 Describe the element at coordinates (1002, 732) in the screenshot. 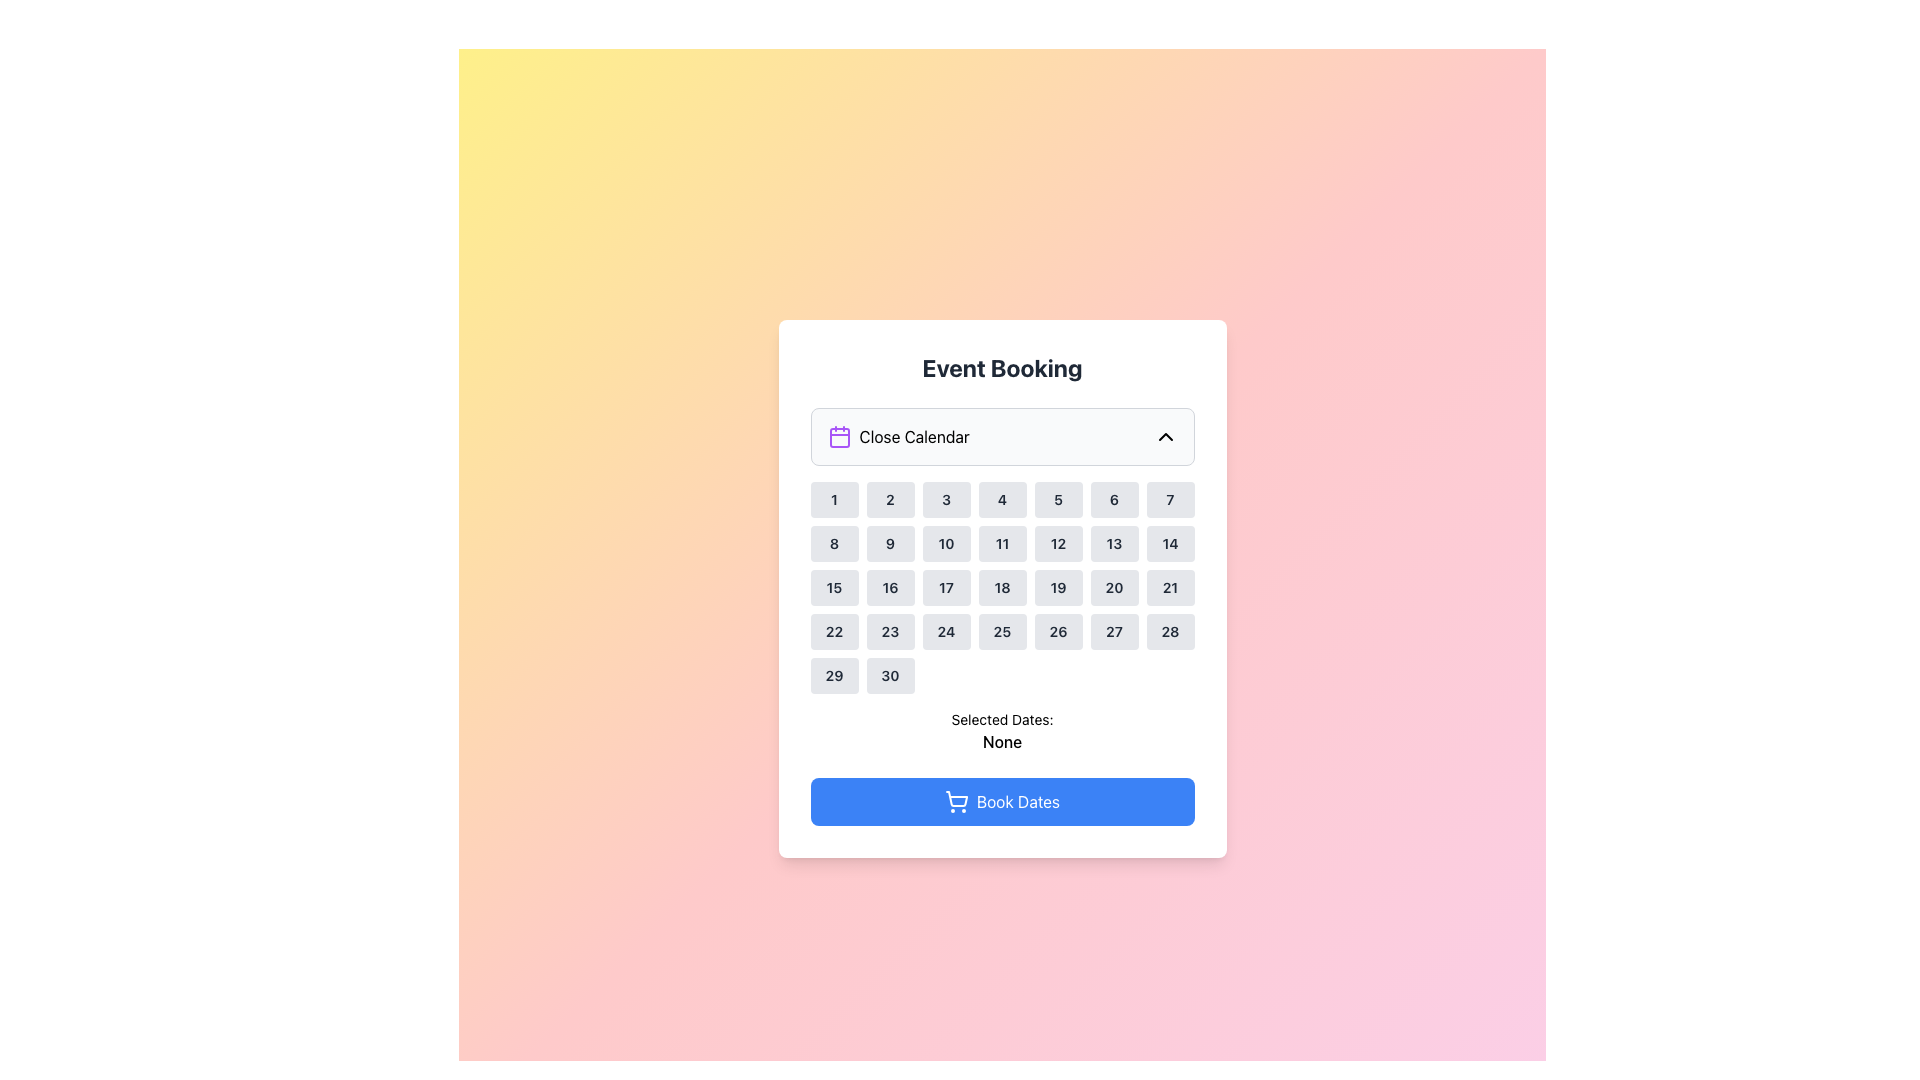

I see `the Text display component that indicates the currently selected dates in the 'Event Booking' UI, located below the calendar grid and above the 'Book Dates' button` at that location.